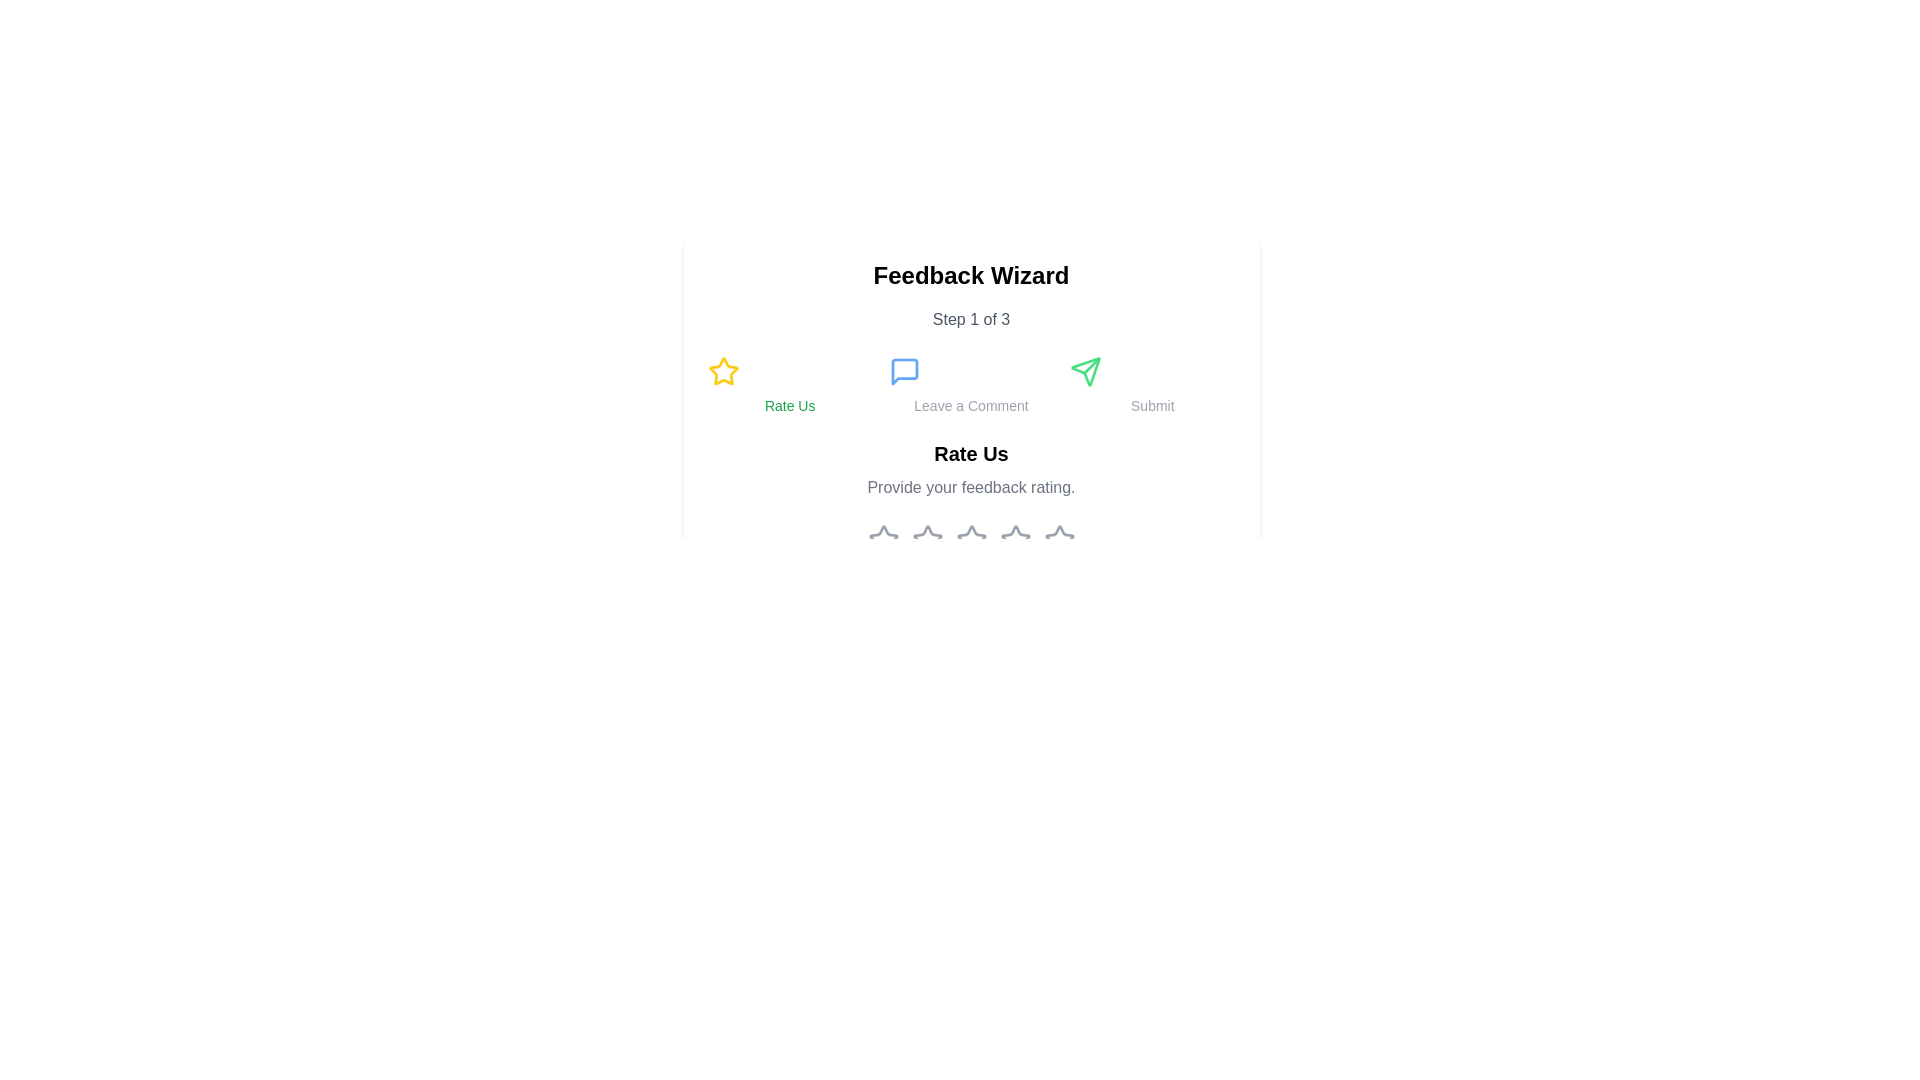 The image size is (1920, 1080). I want to click on bold text label that says 'Feedback Wizard', prominently displayed at the top of the layout, so click(971, 276).